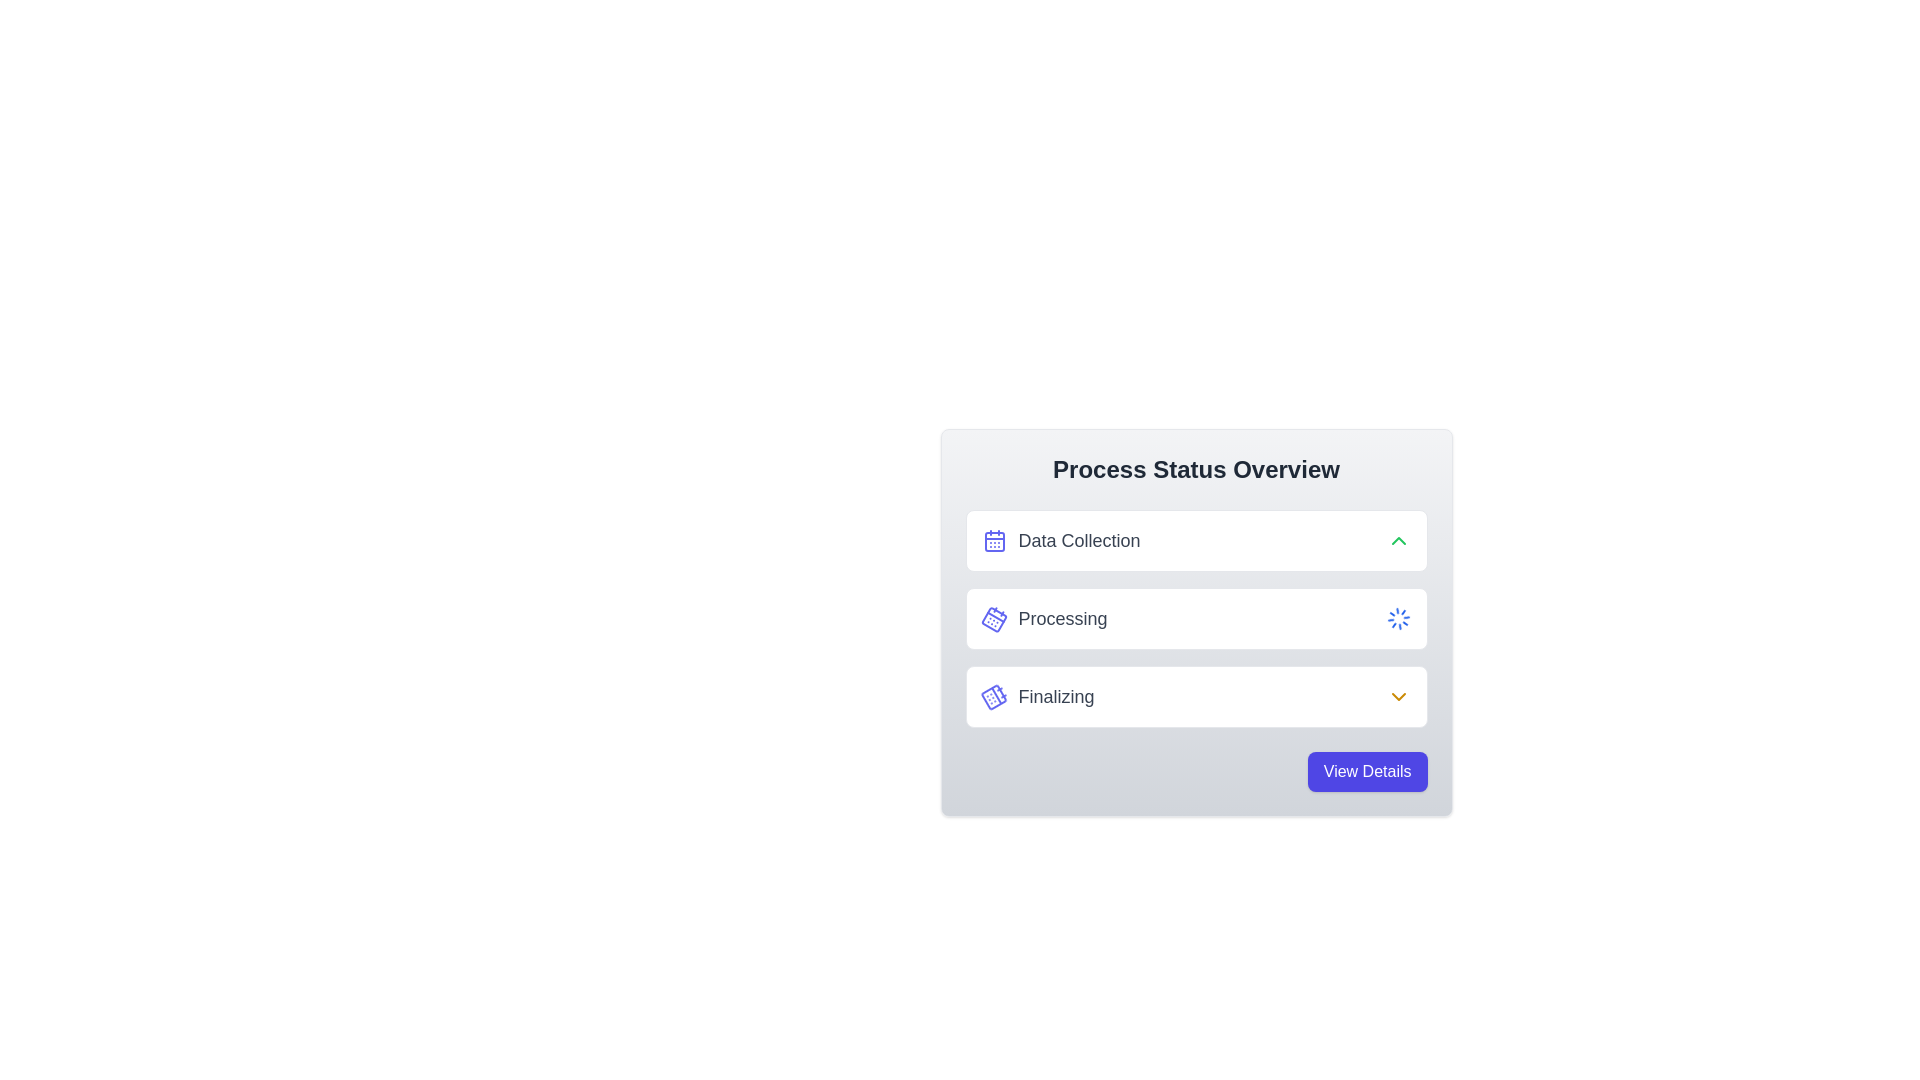 This screenshot has width=1920, height=1080. I want to click on the 'Finalizing' process stage icon, which is the leftmost icon next to the text 'Finalizing' in the third row of the 'Process Status Overview' section, so click(994, 696).